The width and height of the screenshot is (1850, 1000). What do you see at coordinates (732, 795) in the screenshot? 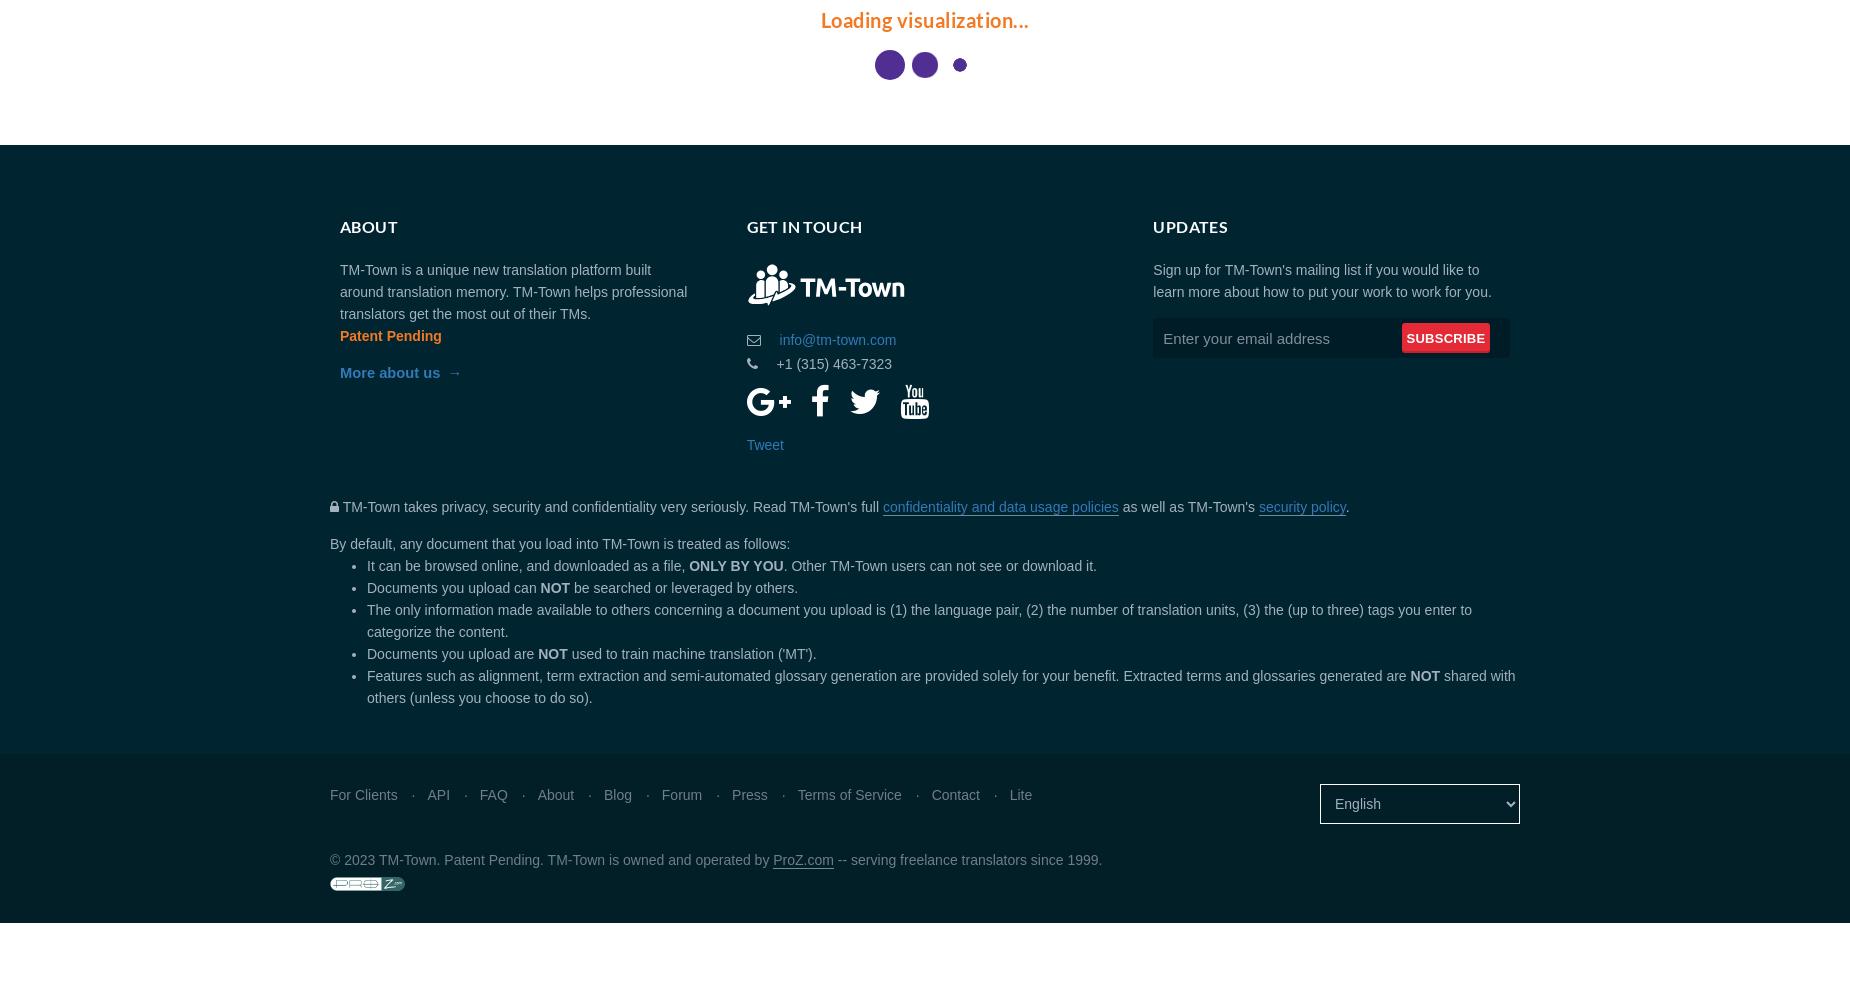
I see `'Press'` at bounding box center [732, 795].